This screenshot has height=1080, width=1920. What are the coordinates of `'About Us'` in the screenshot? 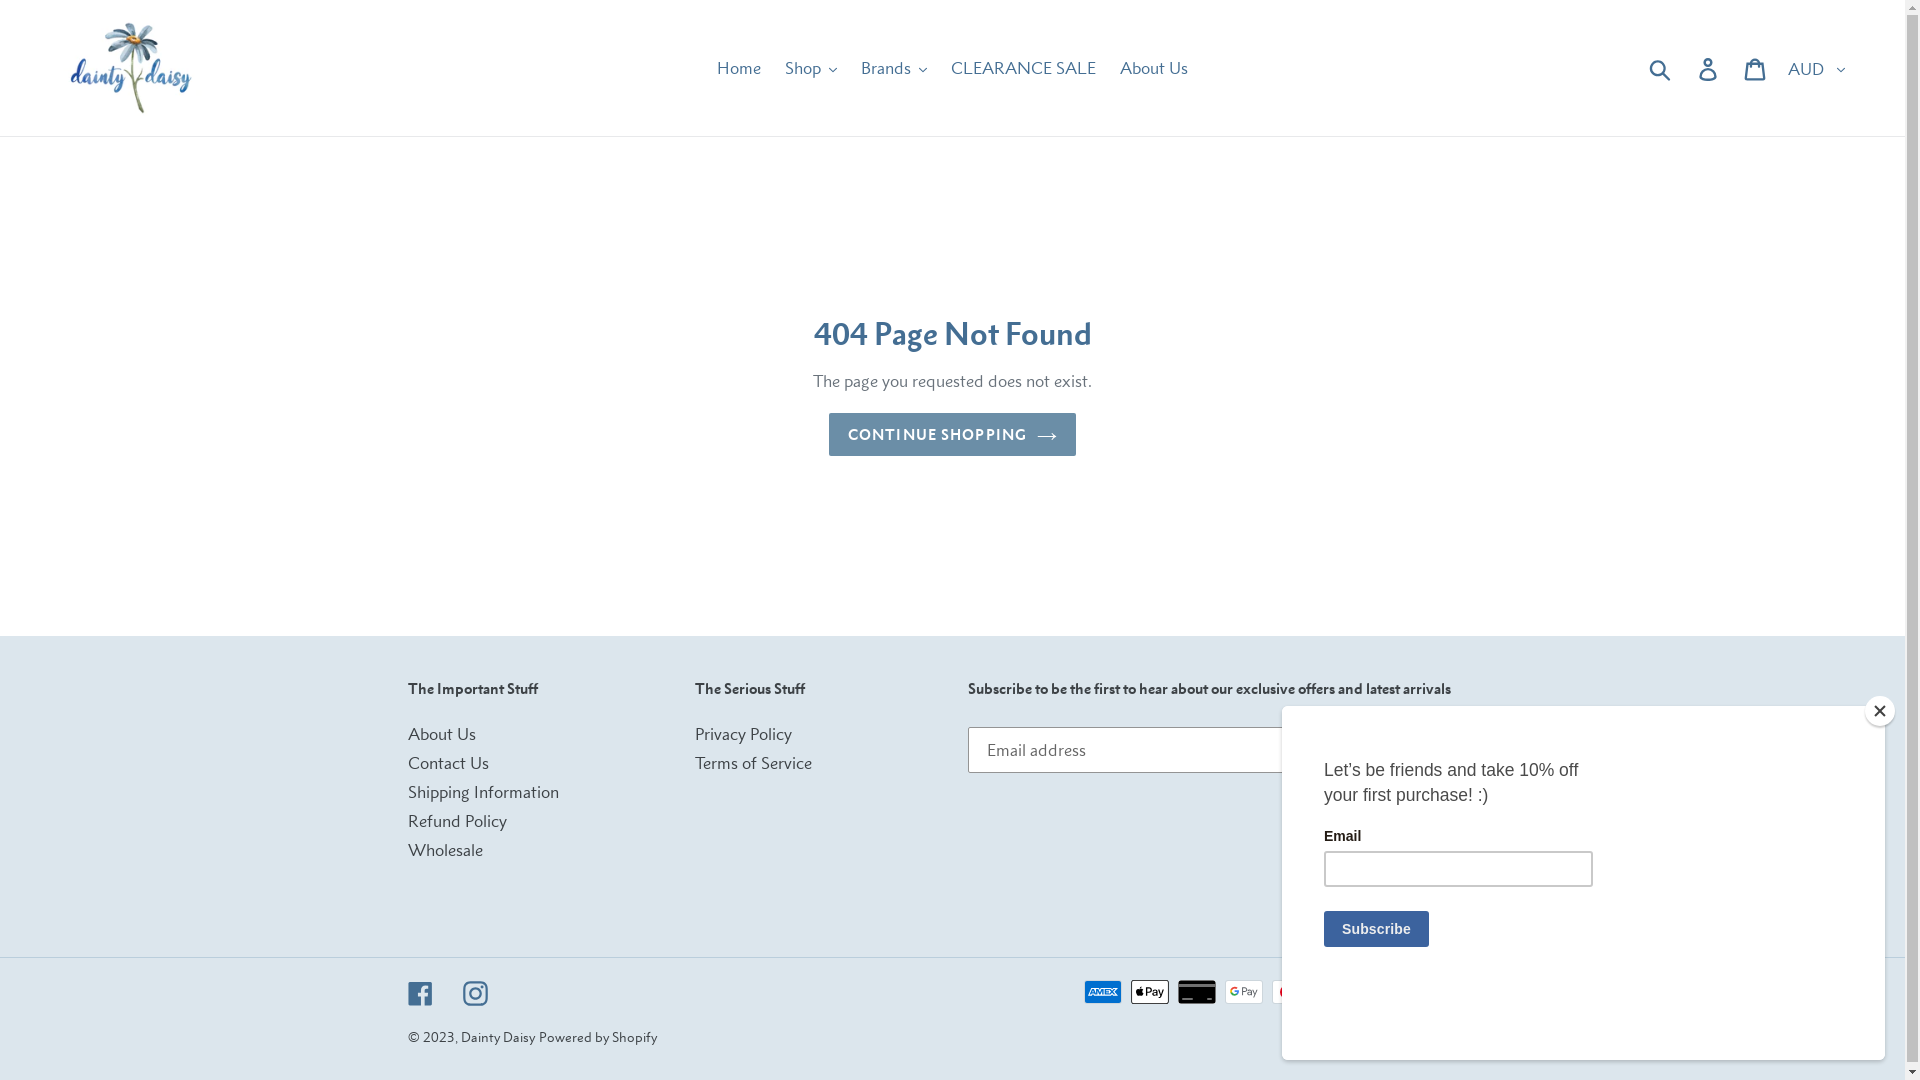 It's located at (440, 733).